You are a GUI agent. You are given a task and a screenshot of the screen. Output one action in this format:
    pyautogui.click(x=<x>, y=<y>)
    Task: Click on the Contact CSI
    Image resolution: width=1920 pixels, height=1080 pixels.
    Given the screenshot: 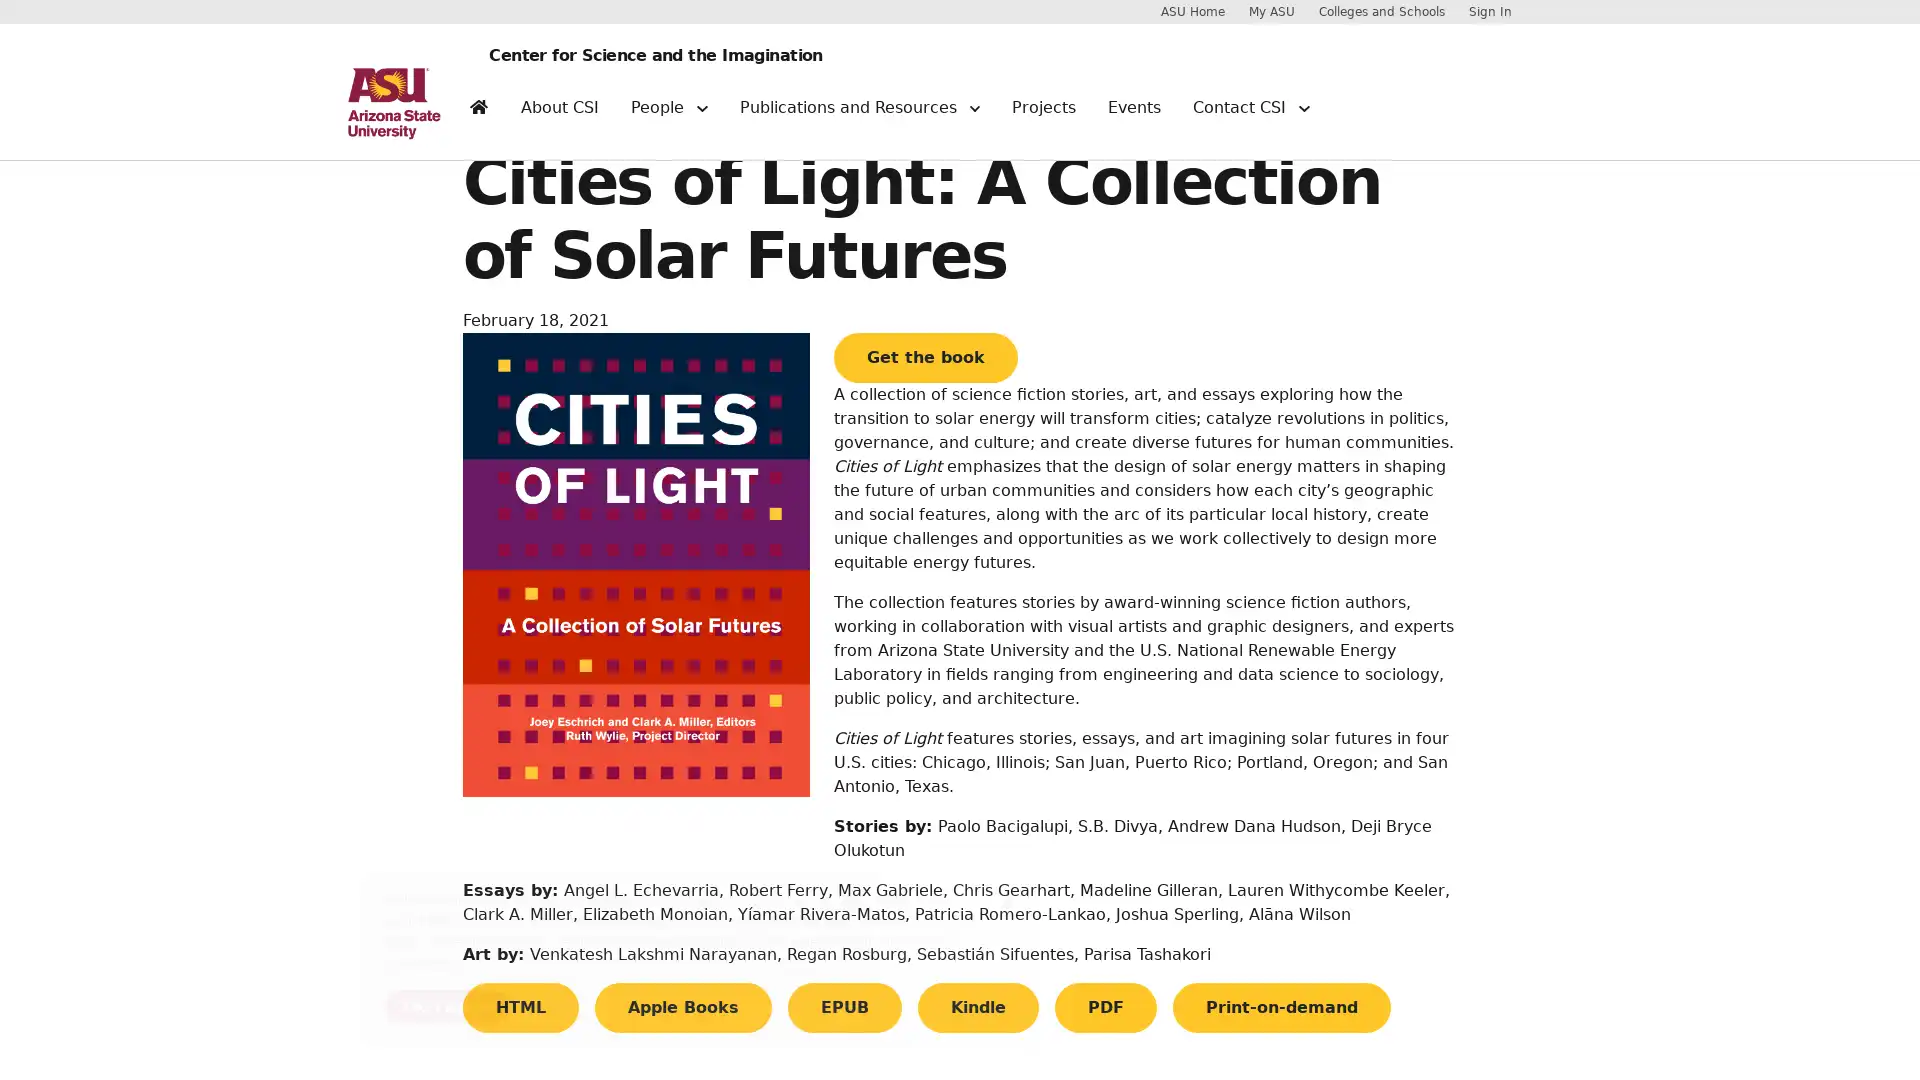 What is the action you would take?
    pyautogui.click(x=1250, y=115)
    